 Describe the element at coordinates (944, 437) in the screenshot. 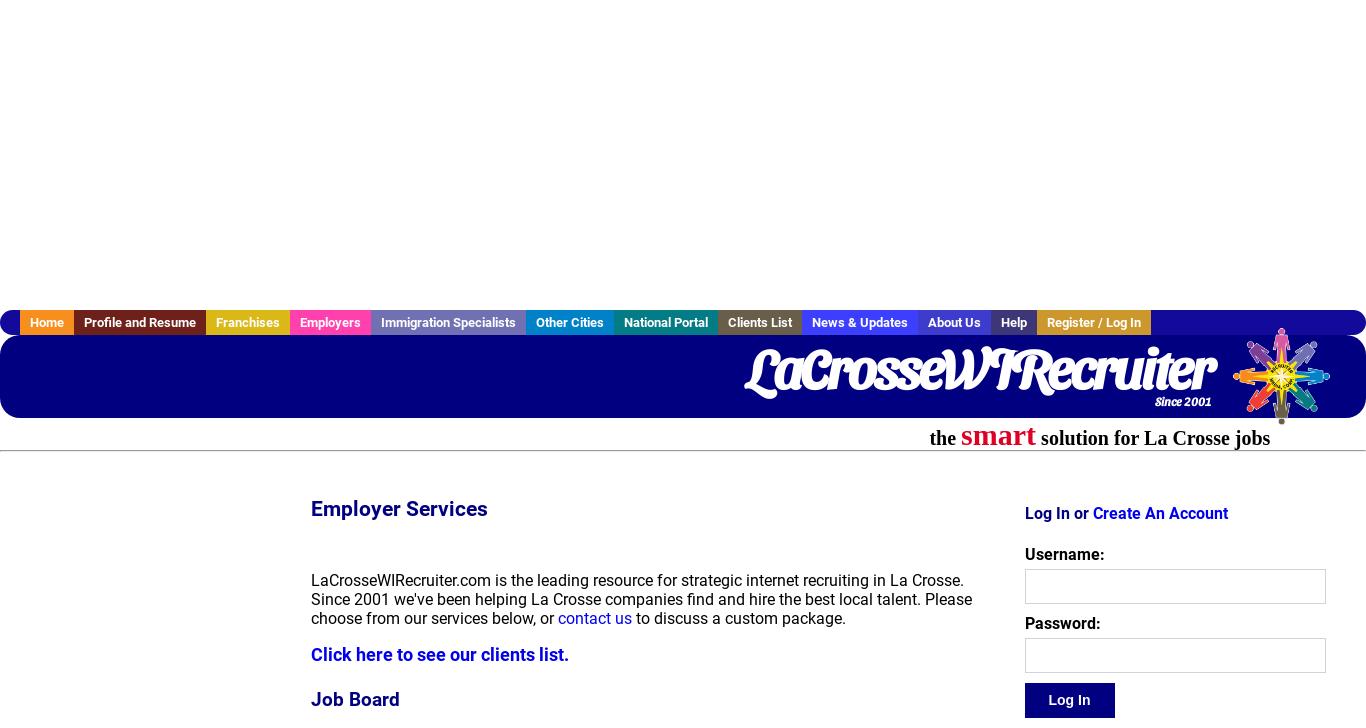

I see `'the'` at that location.